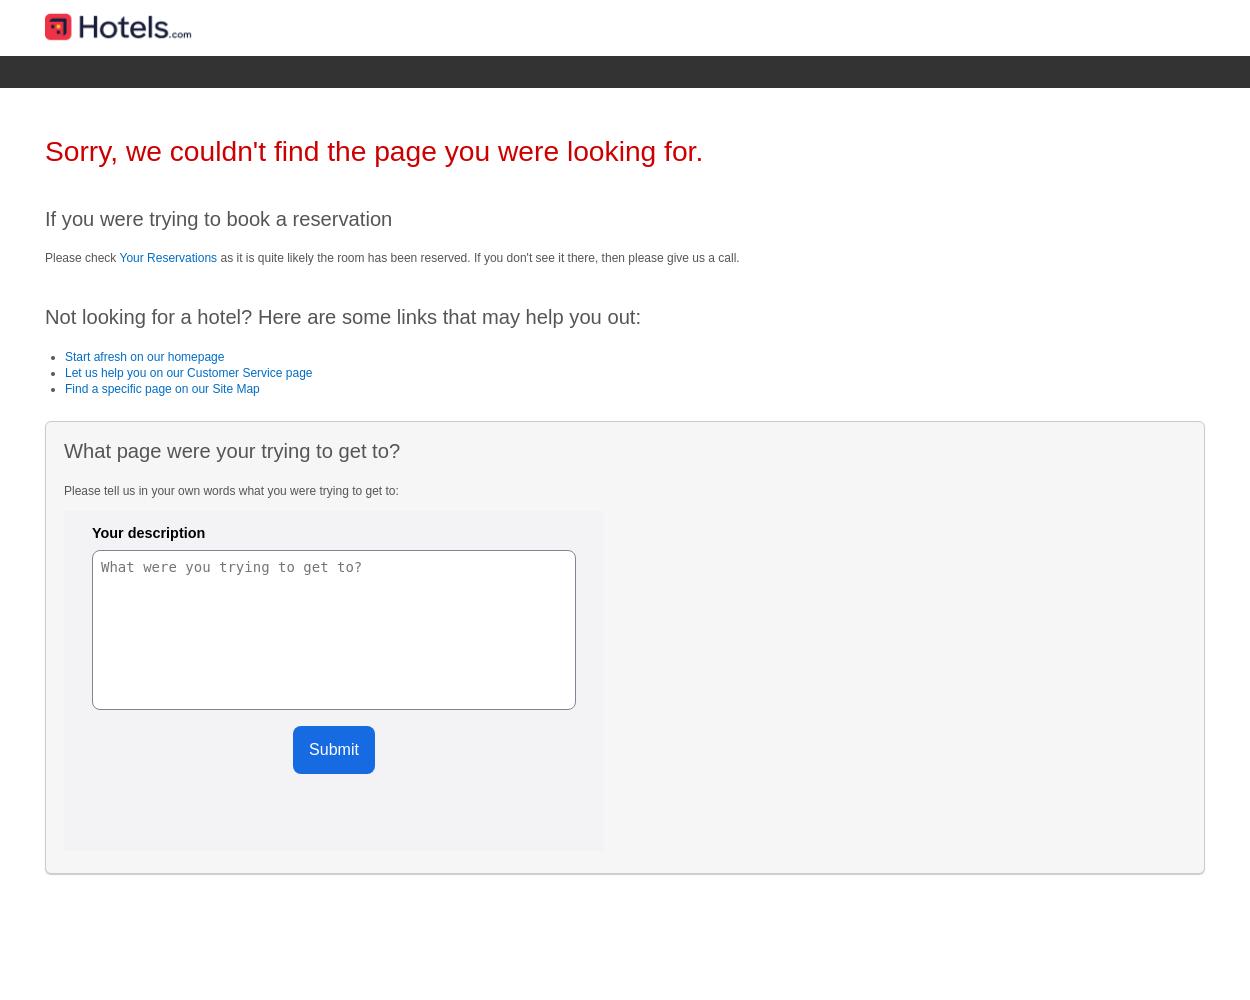  Describe the element at coordinates (373, 151) in the screenshot. I see `'Sorry, we couldn't find the page you were looking for.'` at that location.